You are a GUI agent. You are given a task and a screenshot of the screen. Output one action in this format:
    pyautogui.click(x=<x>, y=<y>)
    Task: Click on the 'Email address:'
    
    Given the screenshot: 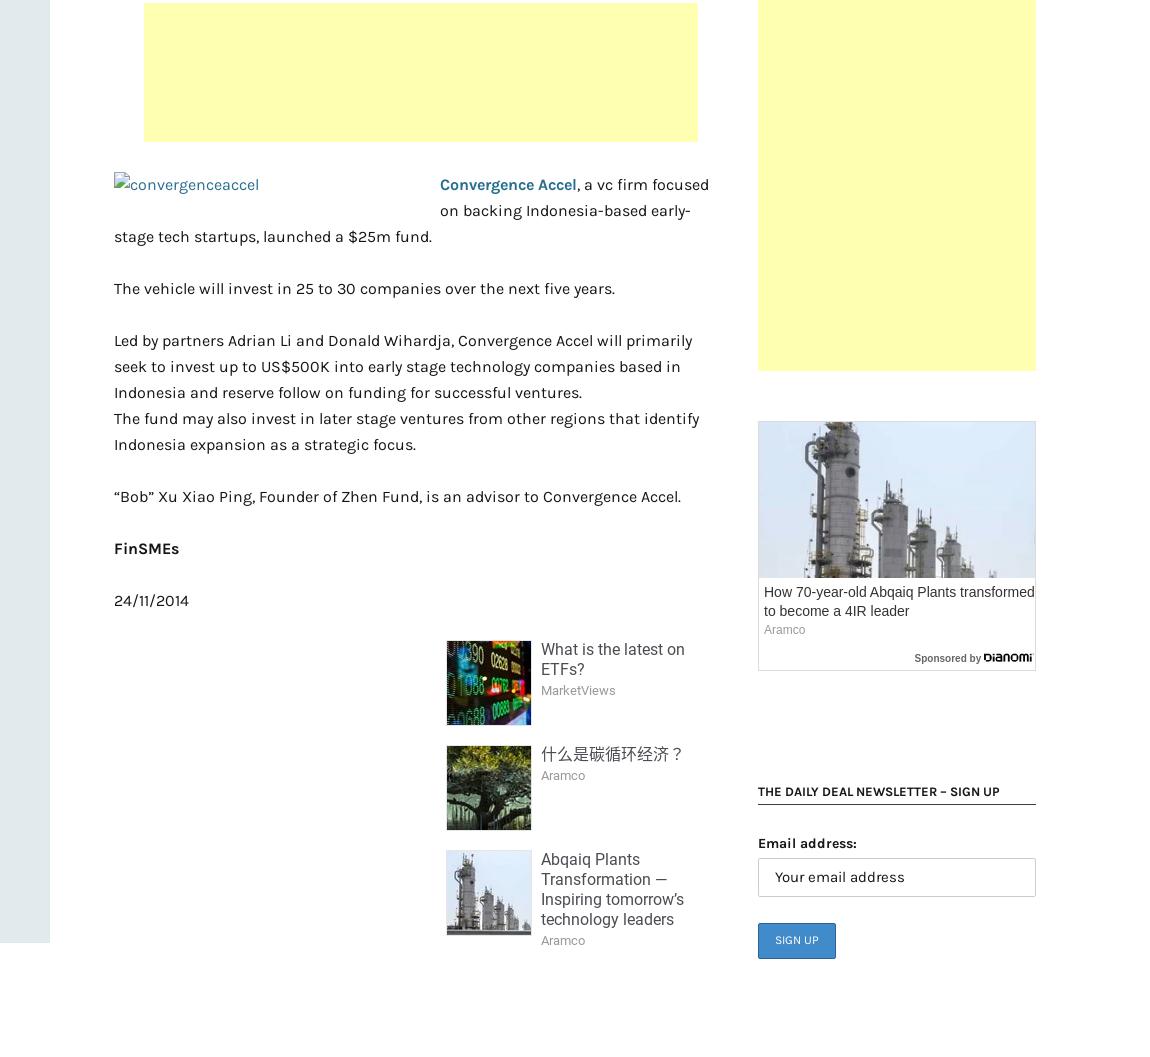 What is the action you would take?
    pyautogui.click(x=806, y=842)
    